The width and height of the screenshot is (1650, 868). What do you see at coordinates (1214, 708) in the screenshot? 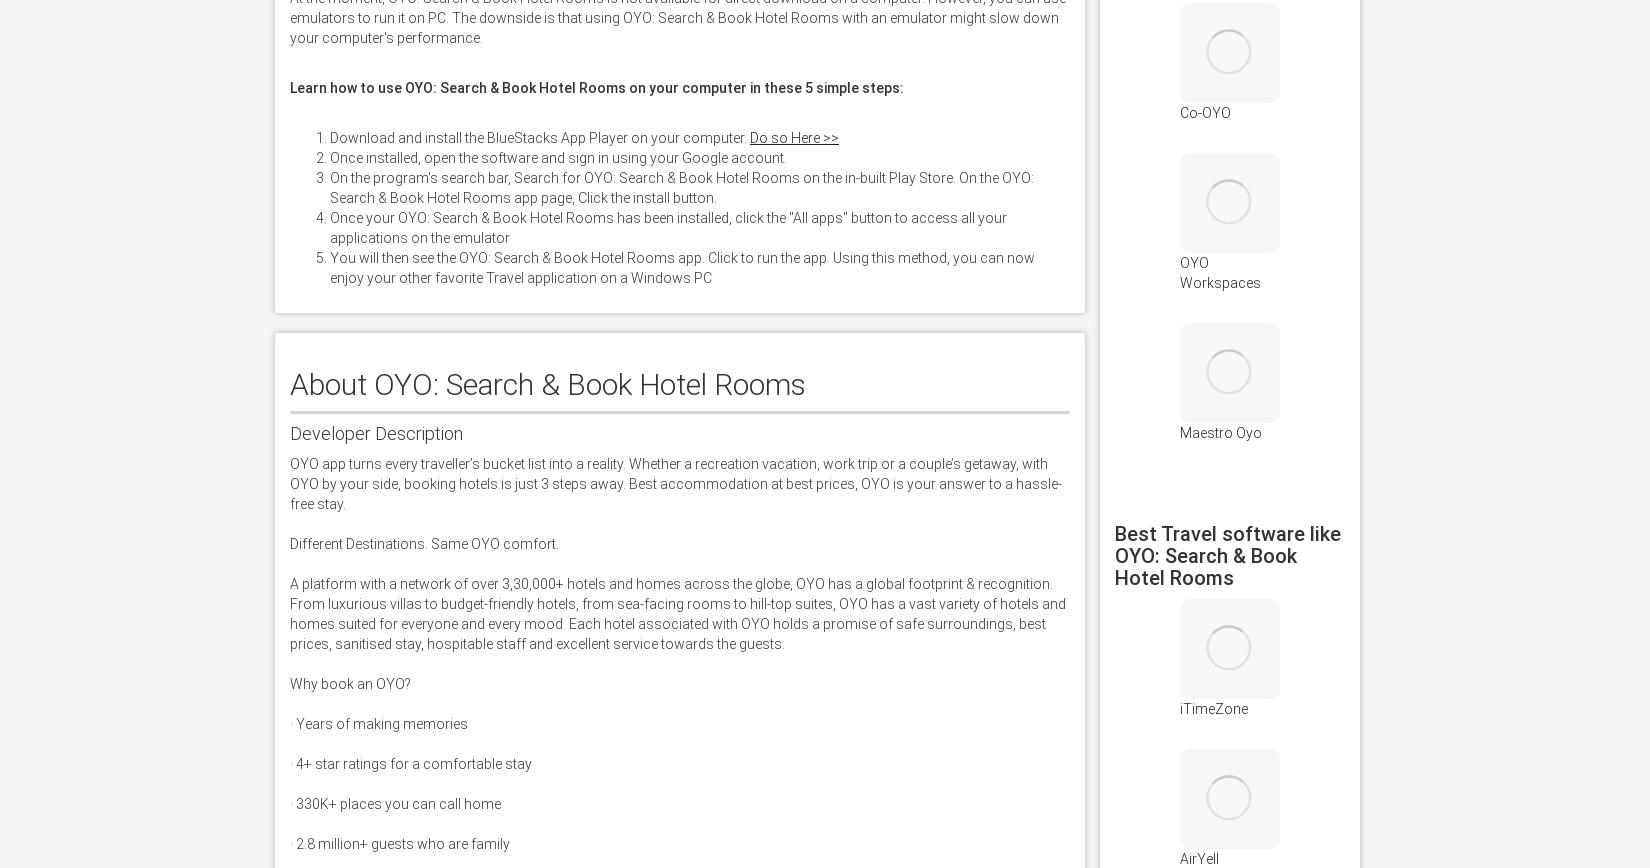
I see `'iTimeZone'` at bounding box center [1214, 708].